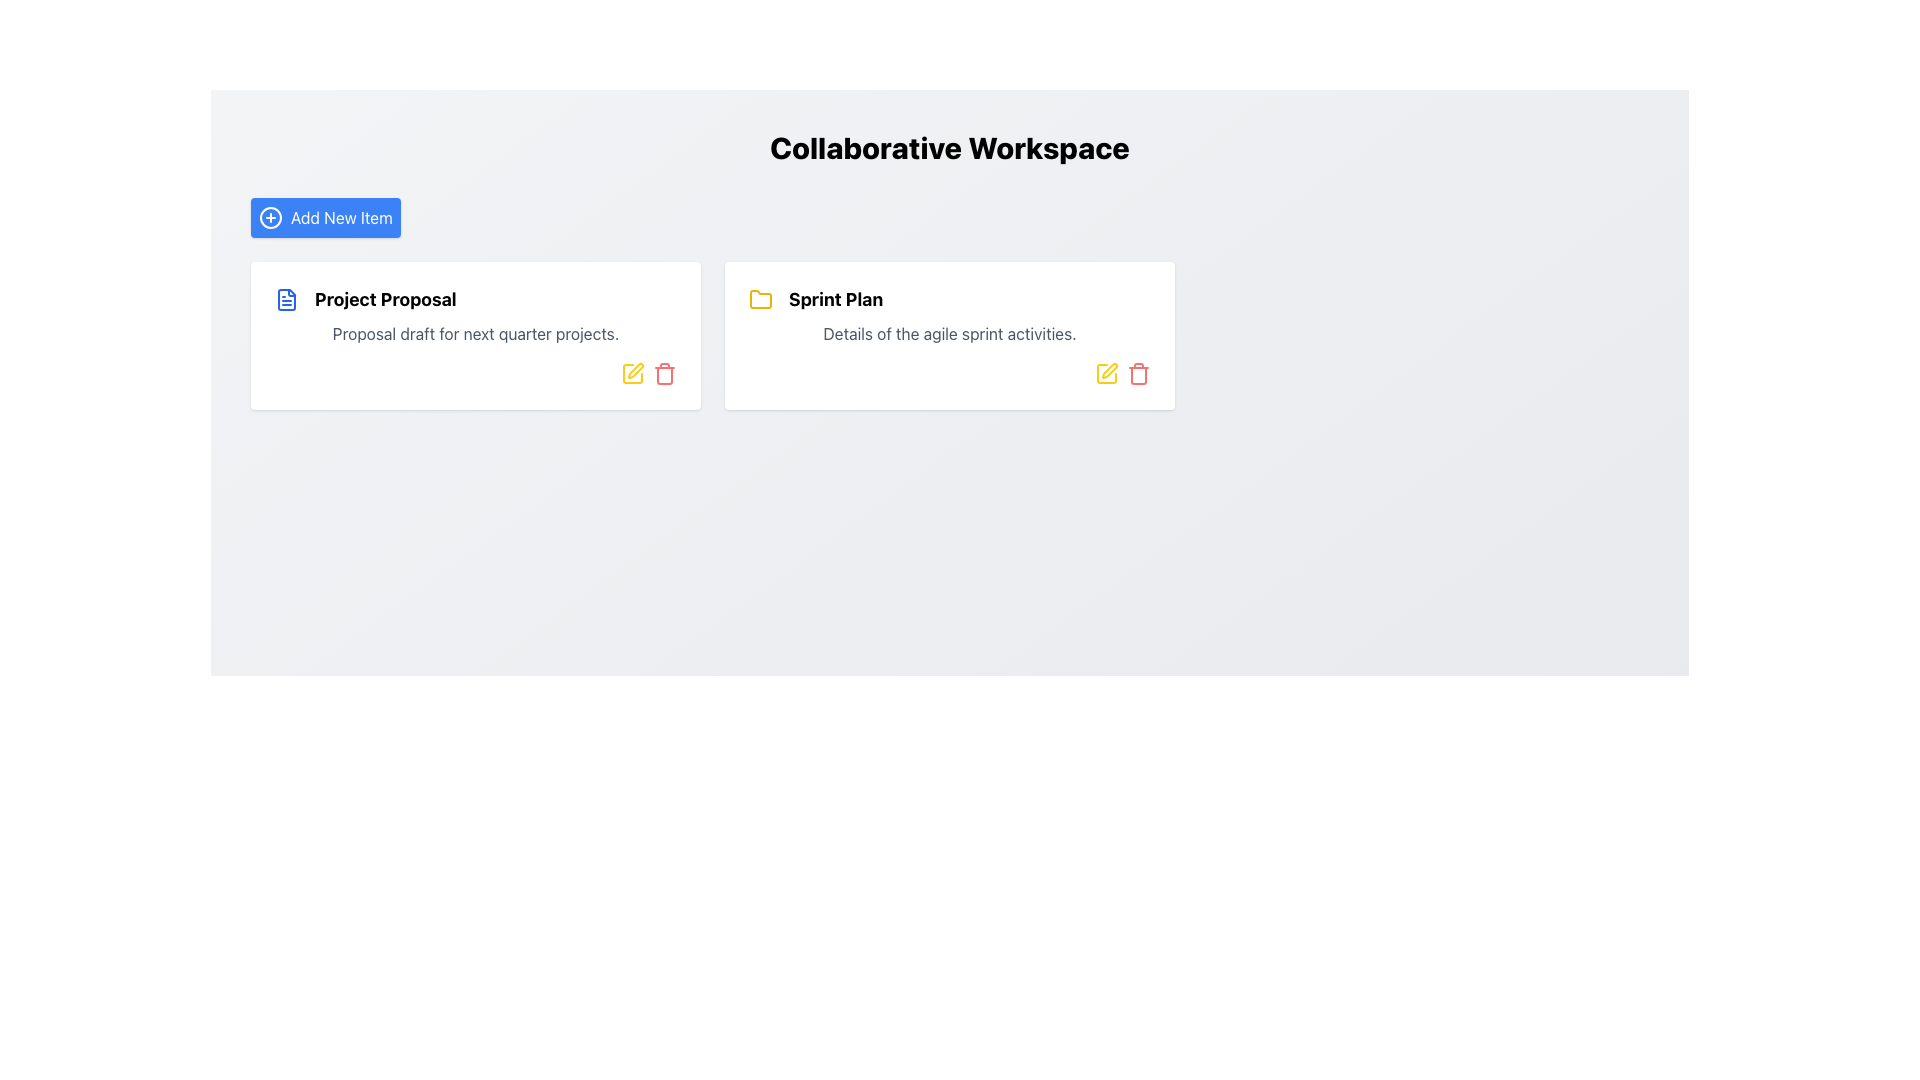  Describe the element at coordinates (665, 375) in the screenshot. I see `the trash icon located at the bottom-right corner of the 'Project Proposal' card` at that location.